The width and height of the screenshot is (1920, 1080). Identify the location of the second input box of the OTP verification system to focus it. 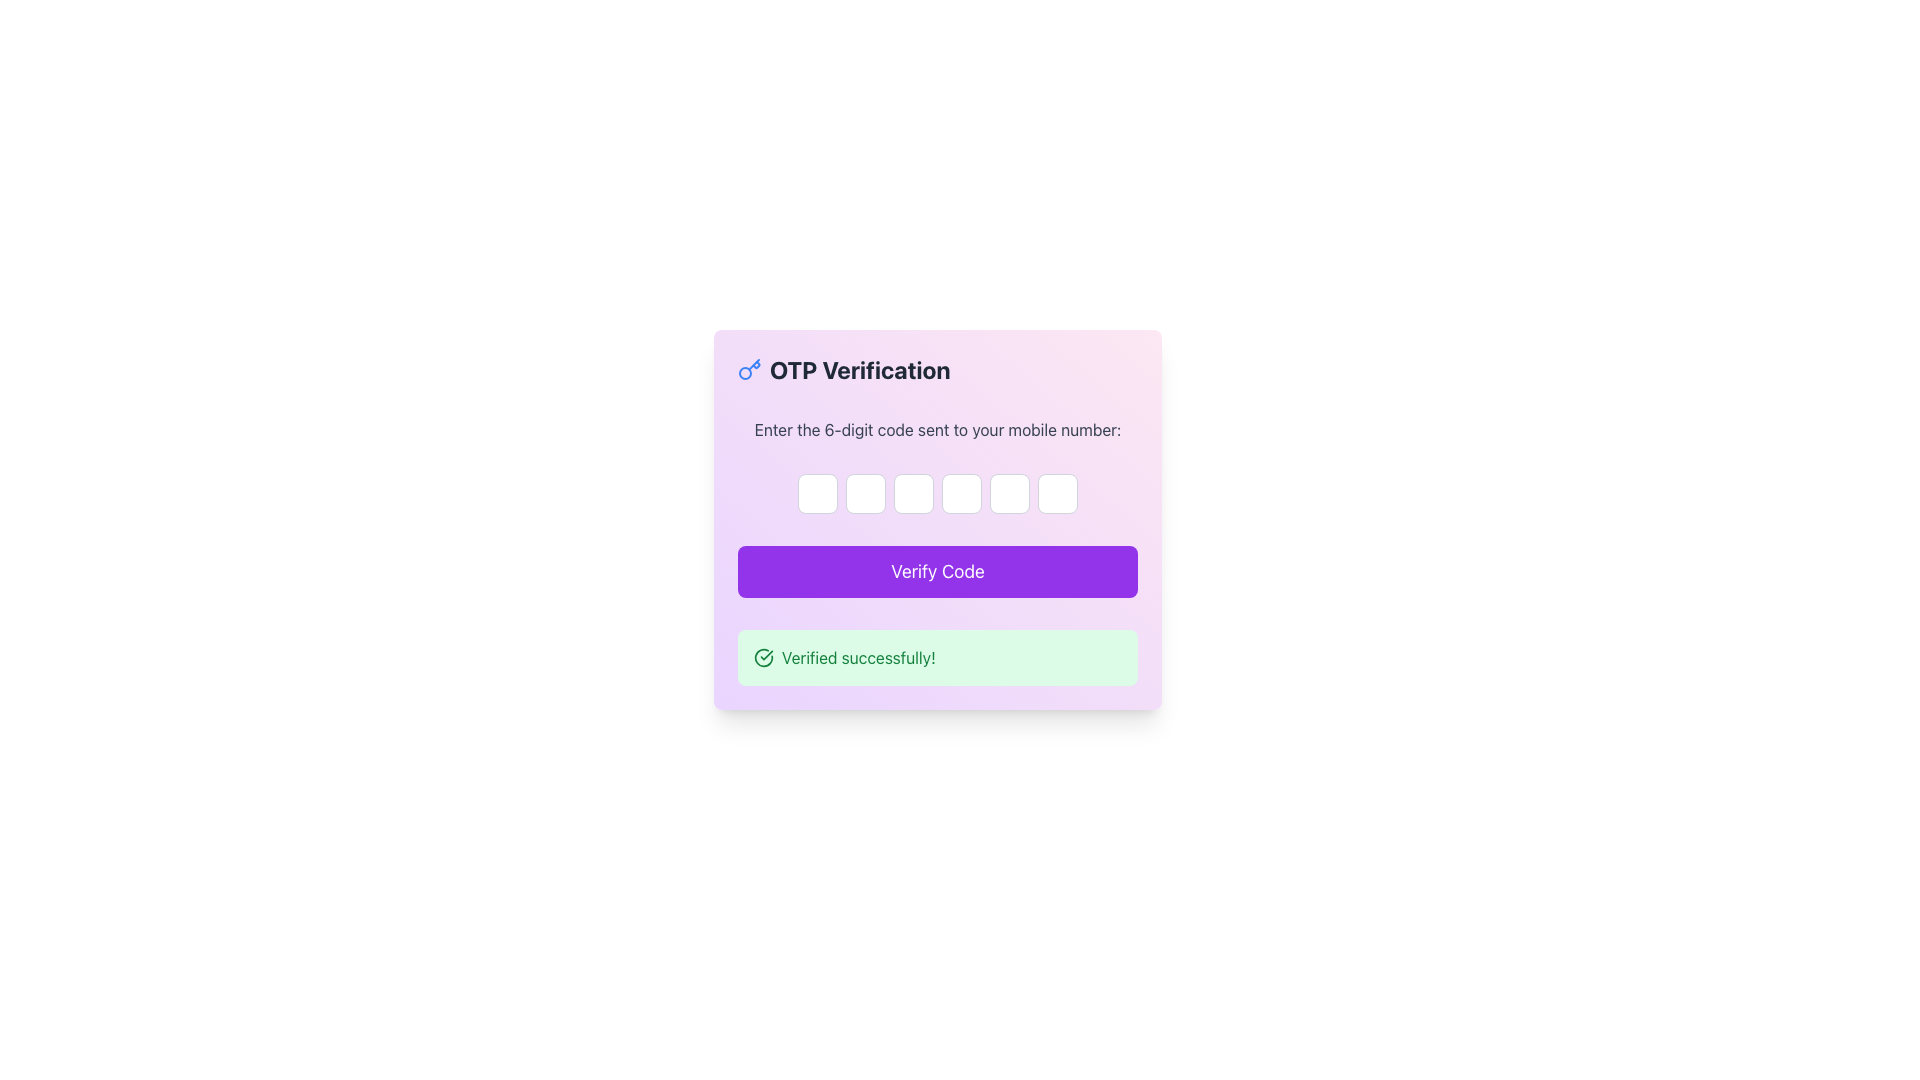
(865, 493).